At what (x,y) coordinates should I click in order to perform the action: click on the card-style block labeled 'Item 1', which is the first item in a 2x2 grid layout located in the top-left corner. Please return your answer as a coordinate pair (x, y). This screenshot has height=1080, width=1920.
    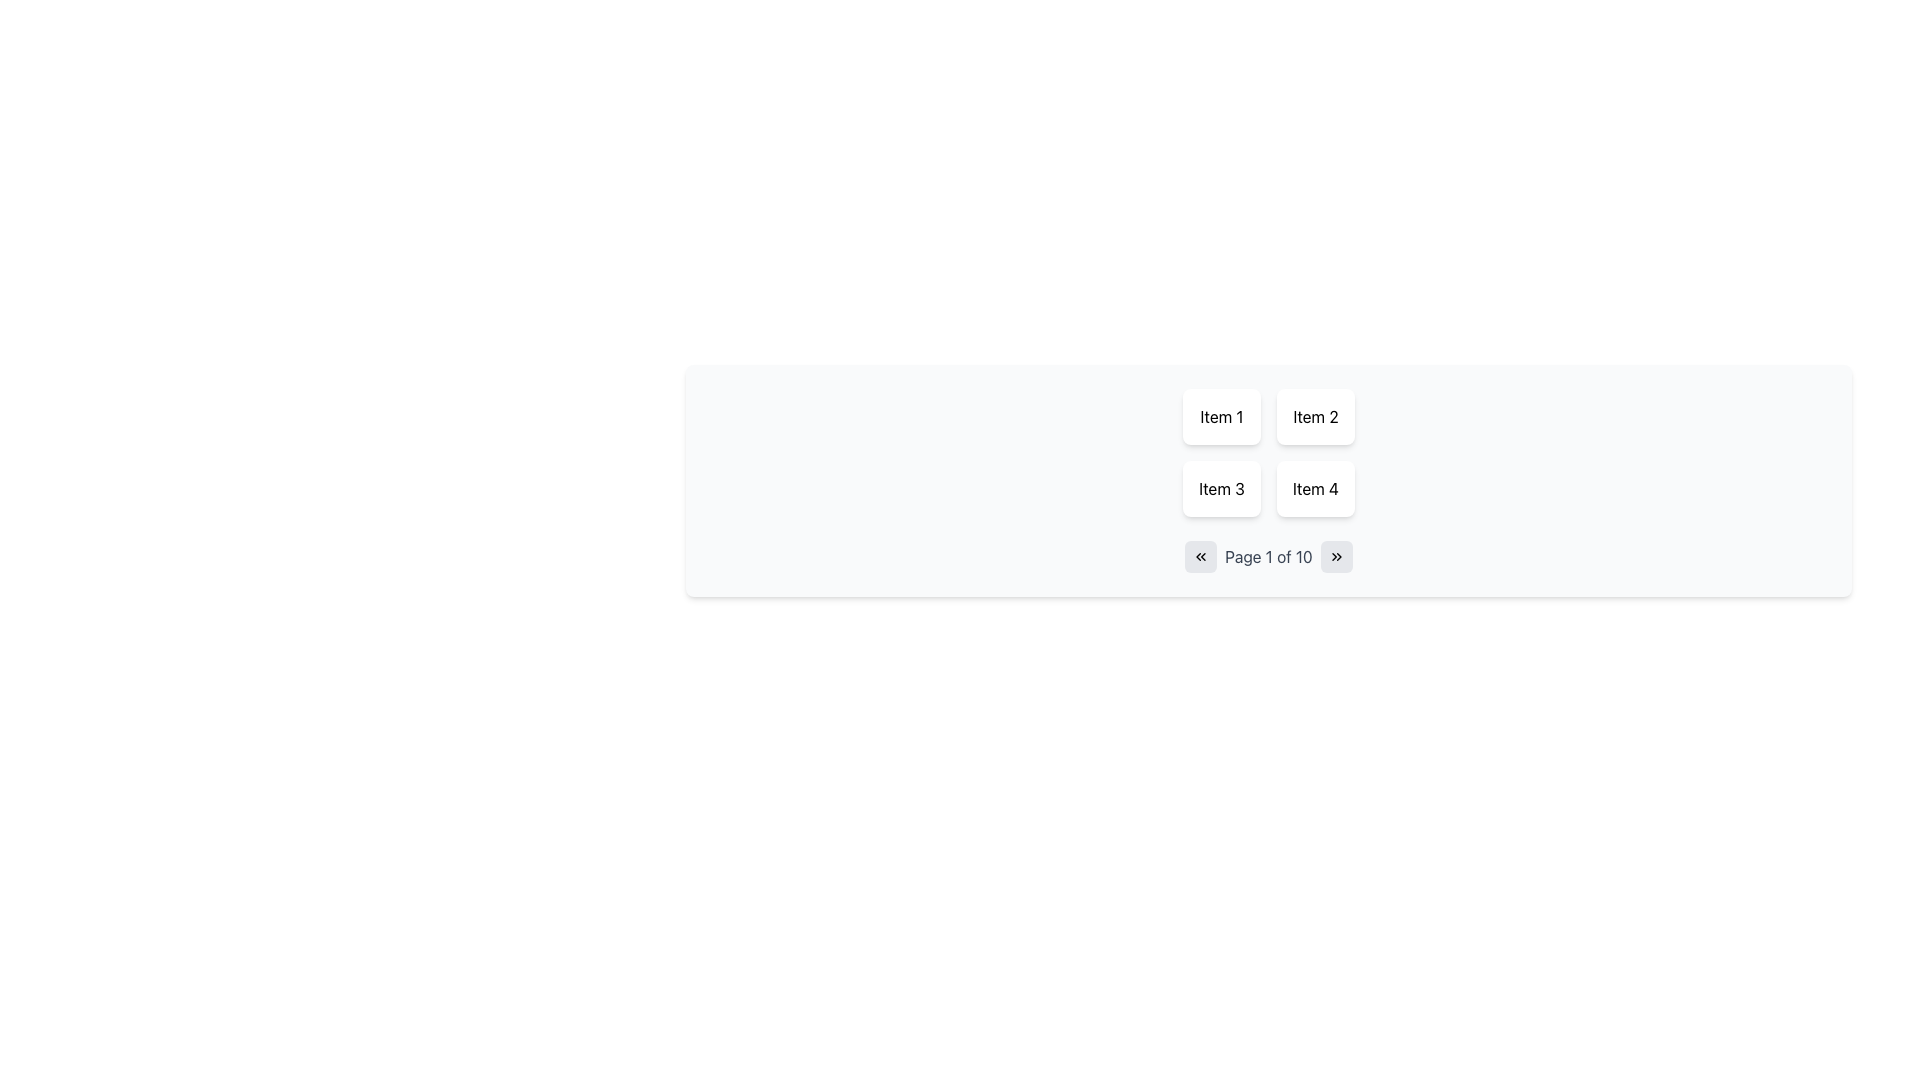
    Looking at the image, I should click on (1221, 415).